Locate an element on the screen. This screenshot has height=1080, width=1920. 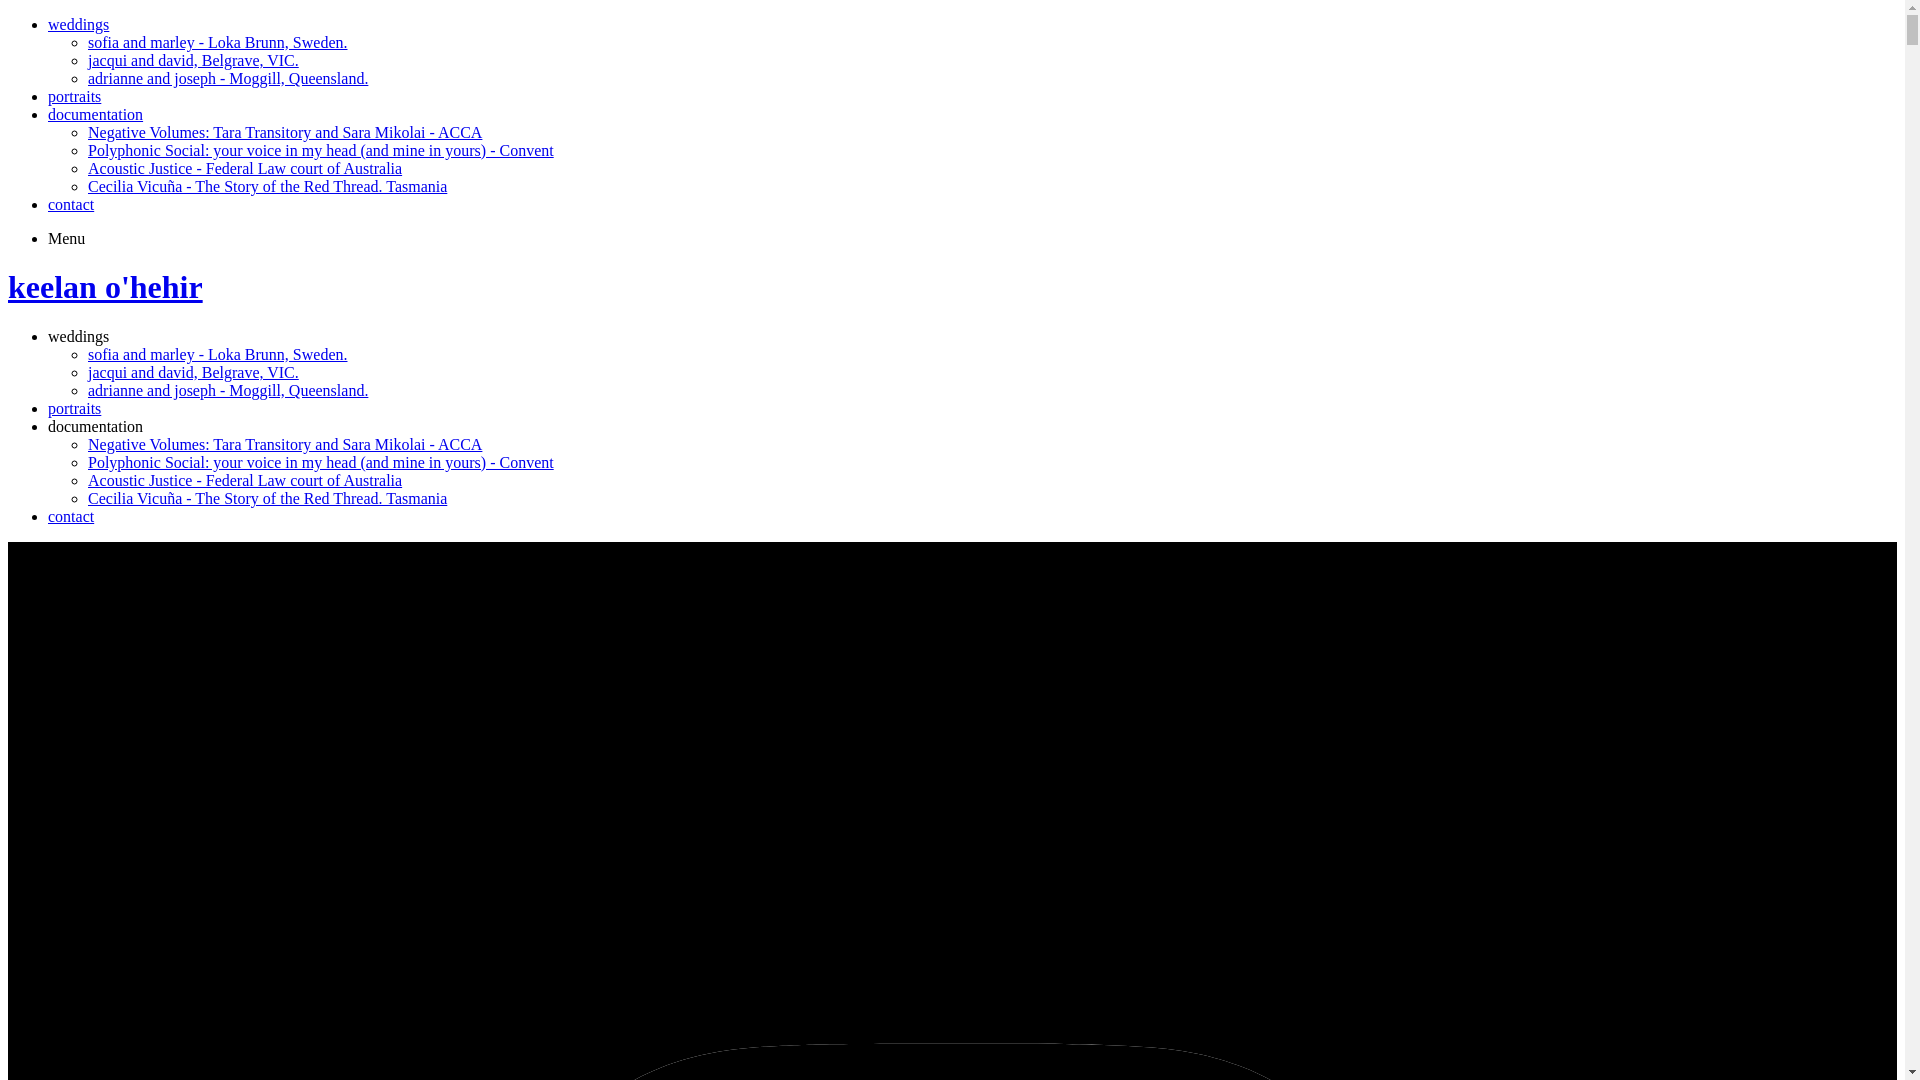
'adrianne and joseph - Moggill, Queensland.' is located at coordinates (228, 390).